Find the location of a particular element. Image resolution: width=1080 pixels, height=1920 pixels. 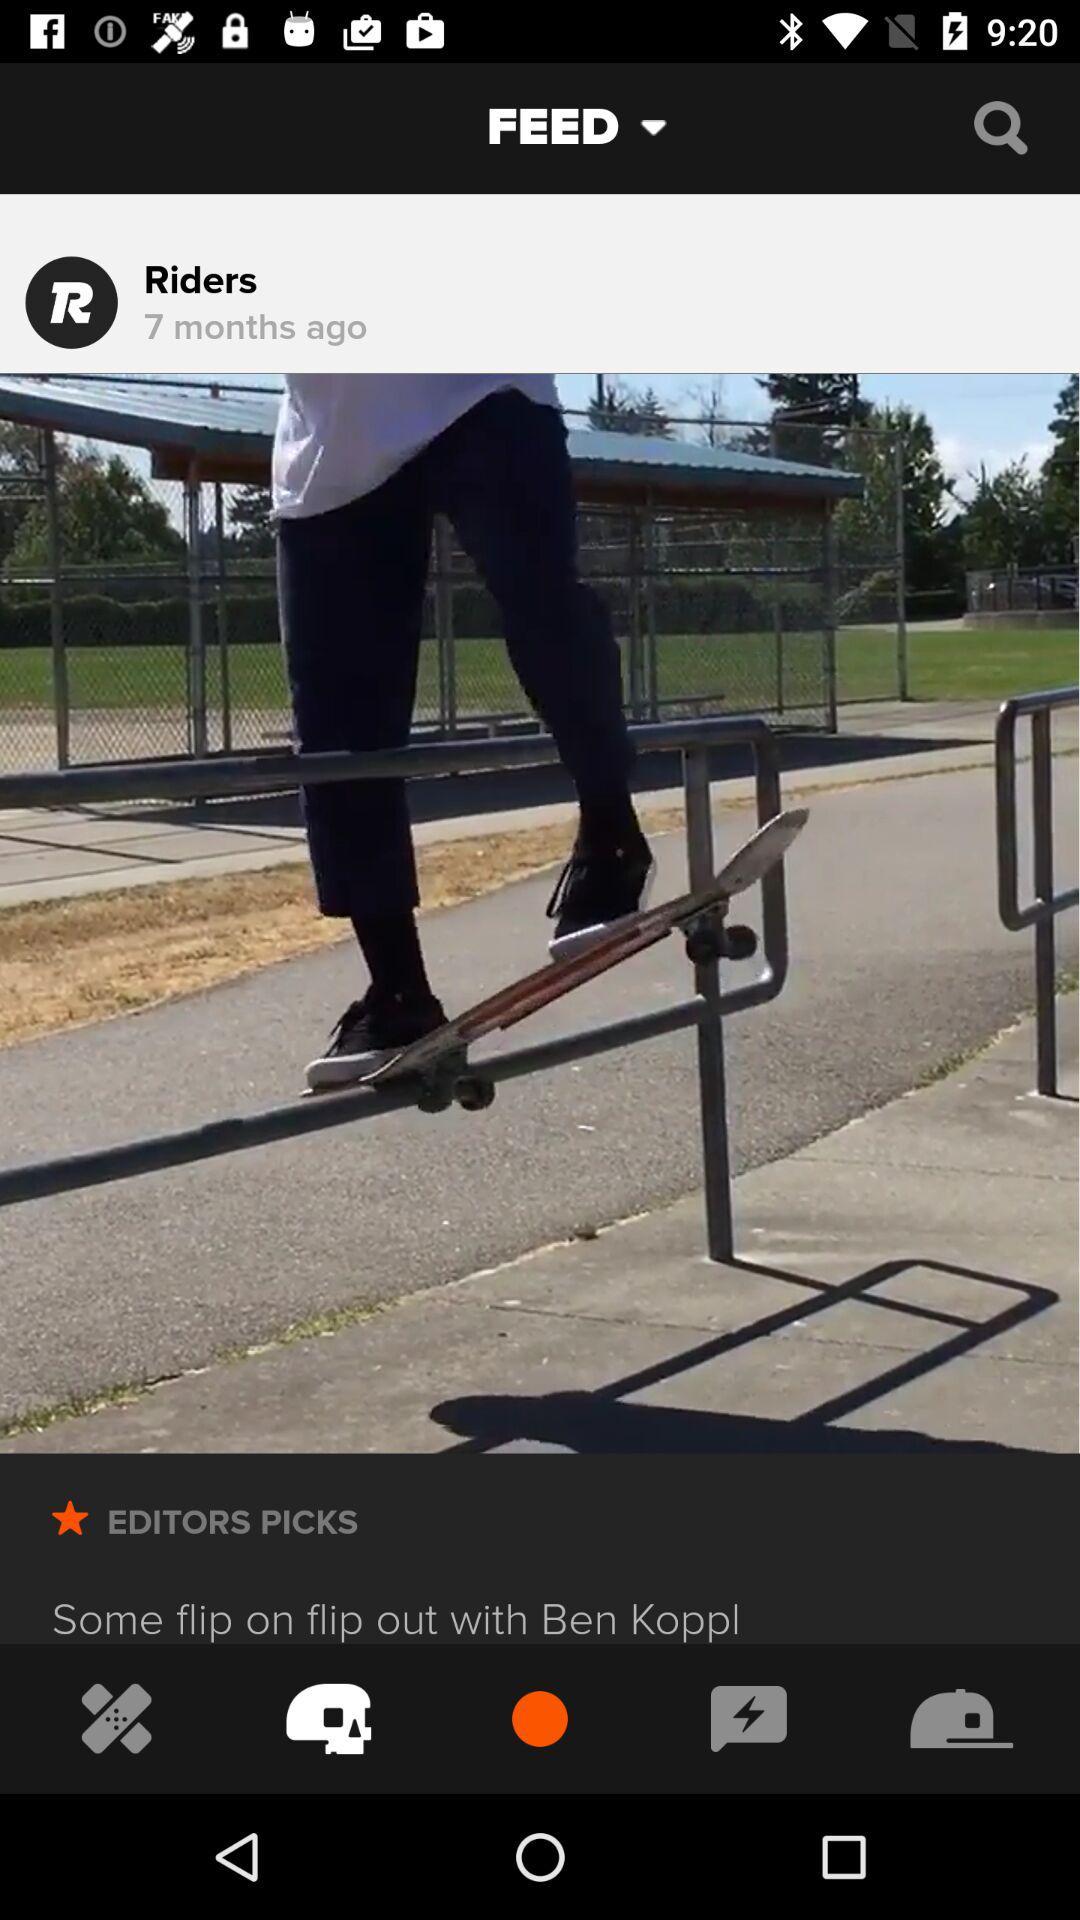

prevention is located at coordinates (328, 1717).